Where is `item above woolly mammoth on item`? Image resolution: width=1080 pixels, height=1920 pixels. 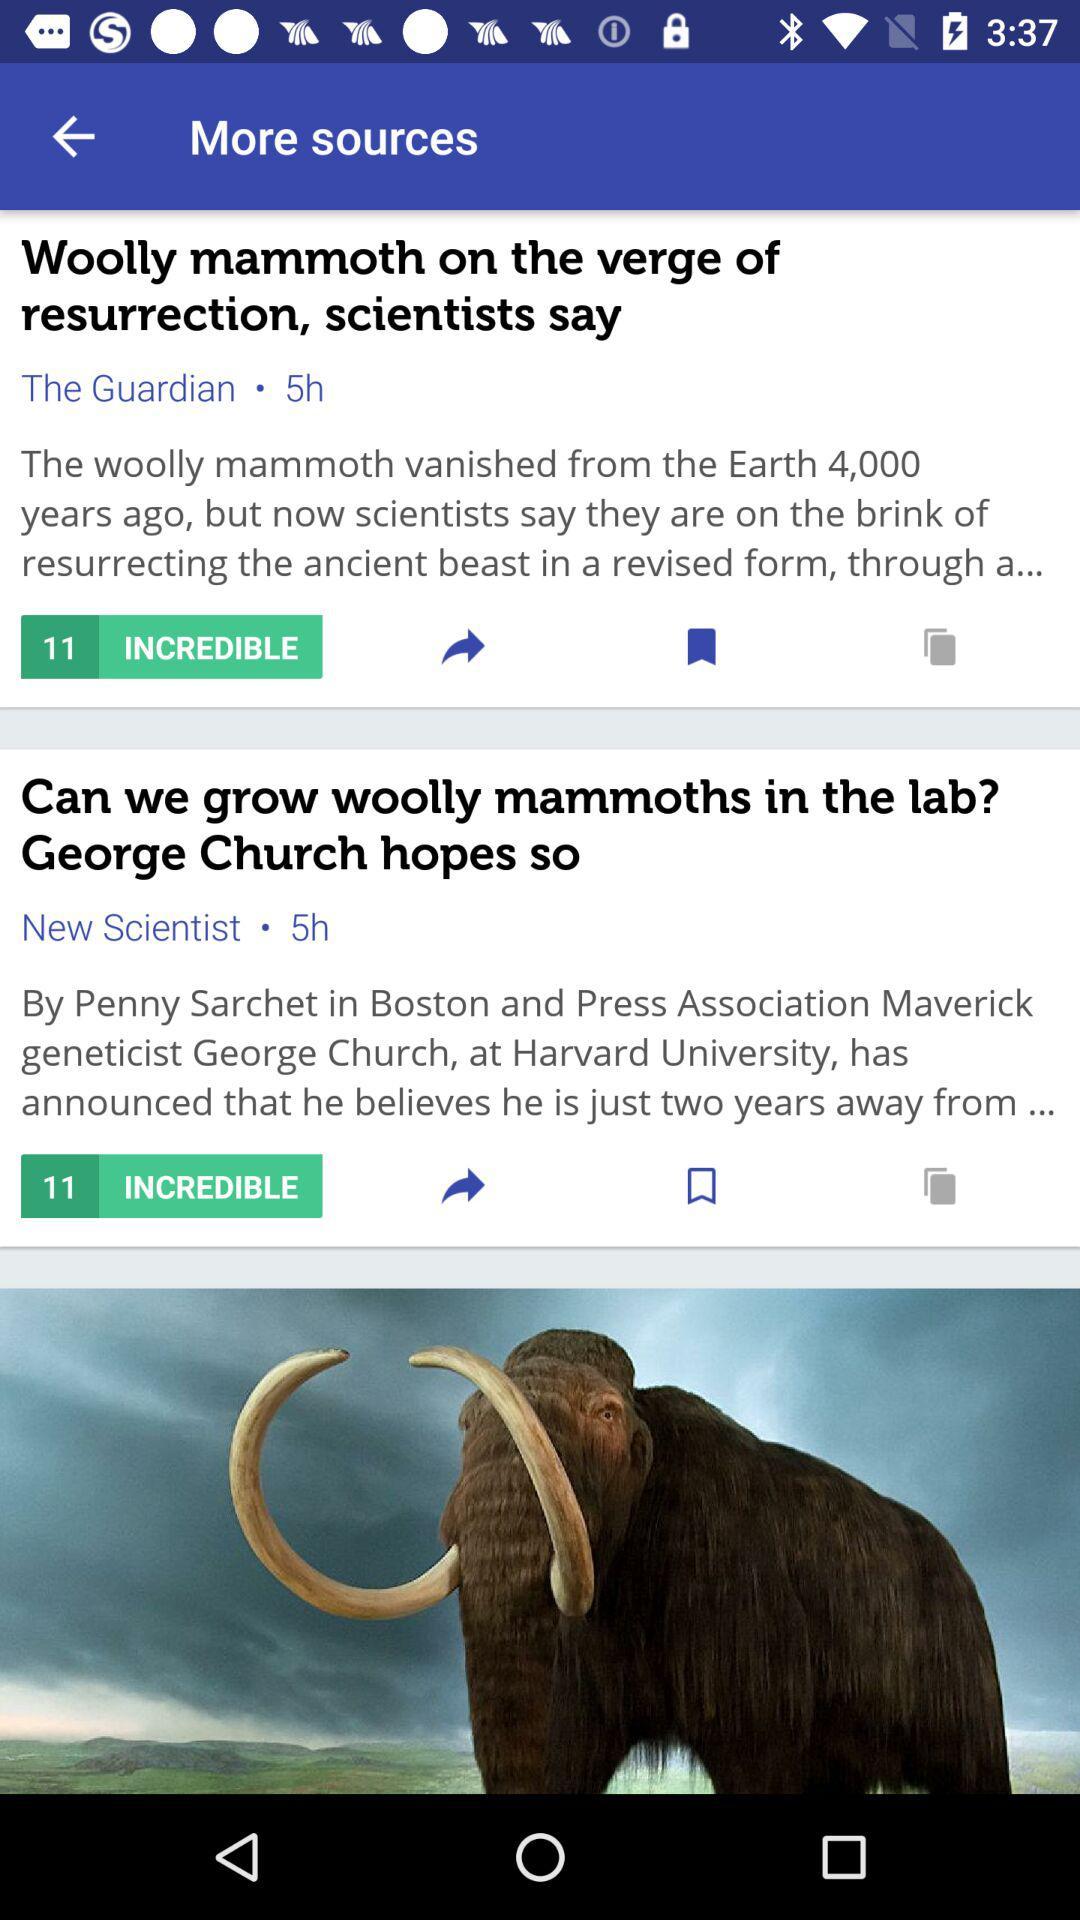
item above woolly mammoth on item is located at coordinates (72, 135).